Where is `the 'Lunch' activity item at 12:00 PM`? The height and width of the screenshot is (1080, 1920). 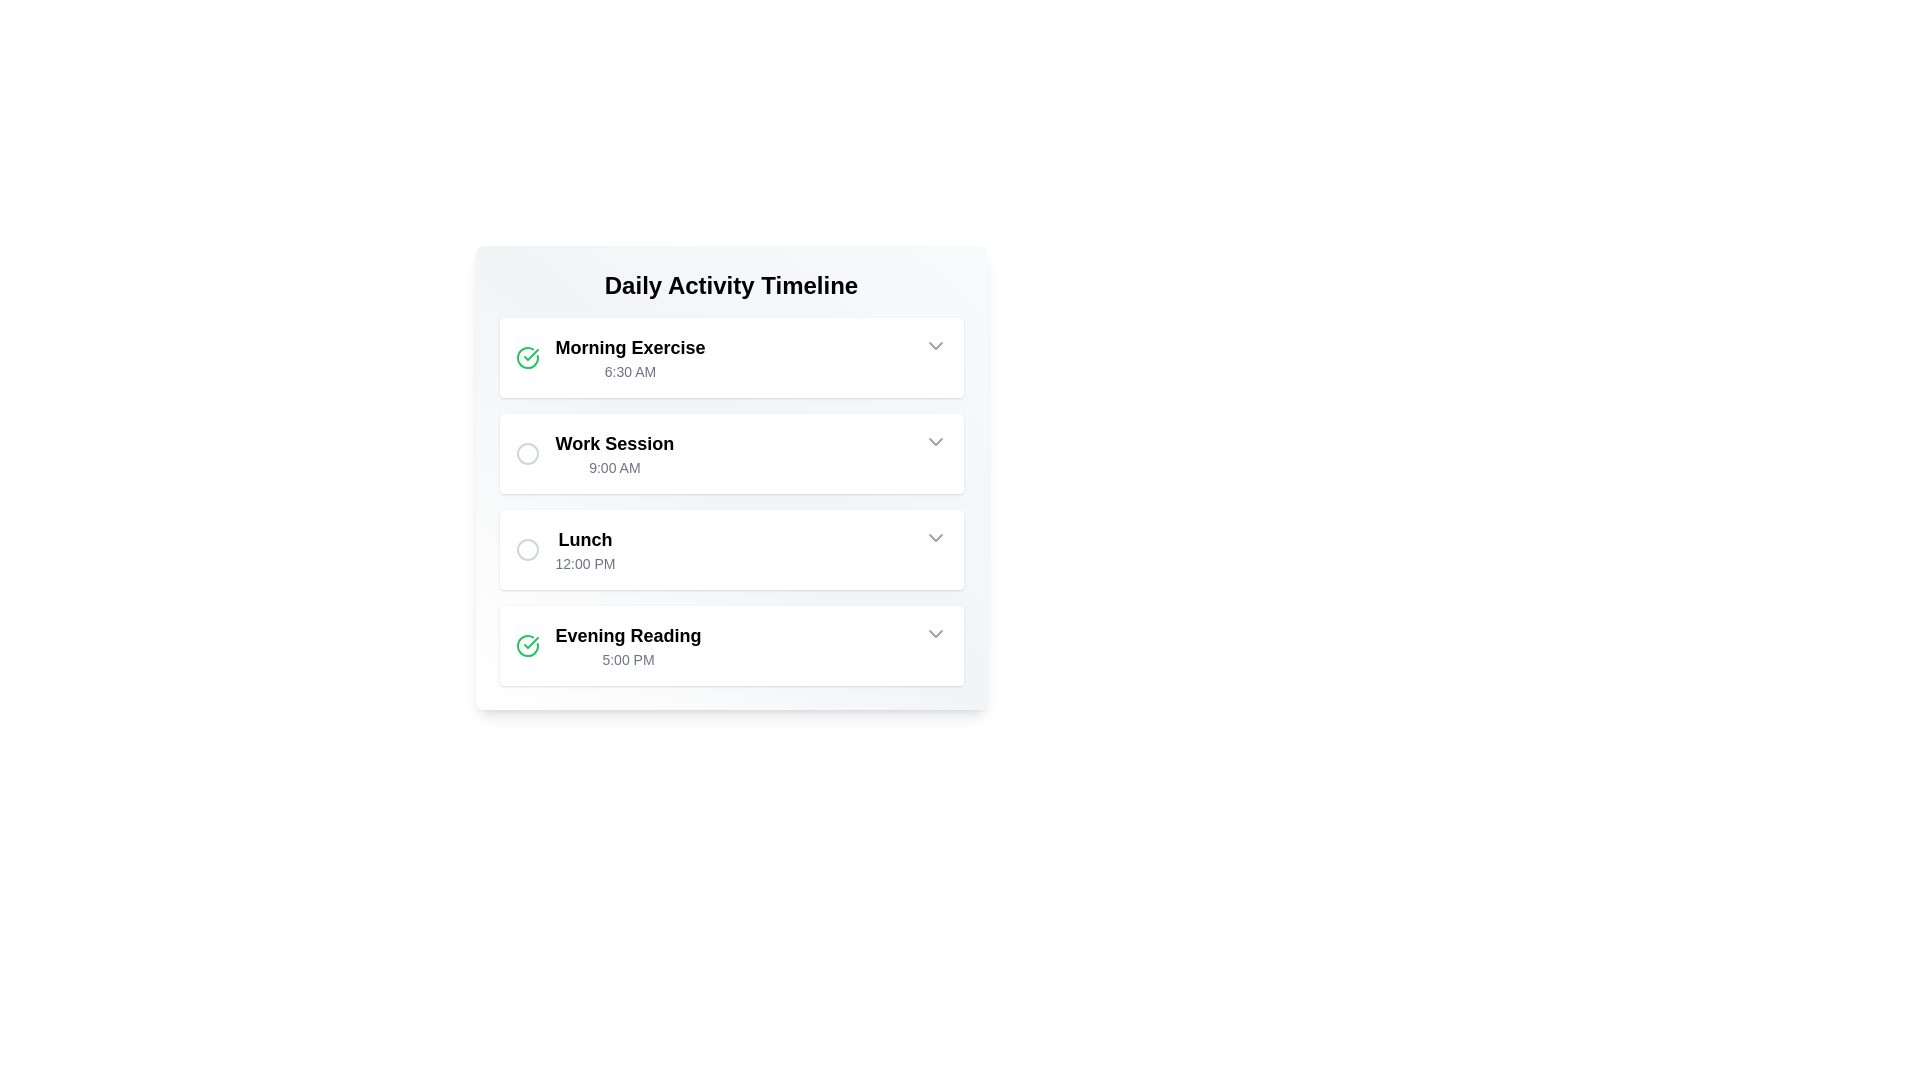
the 'Lunch' activity item at 12:00 PM is located at coordinates (730, 550).